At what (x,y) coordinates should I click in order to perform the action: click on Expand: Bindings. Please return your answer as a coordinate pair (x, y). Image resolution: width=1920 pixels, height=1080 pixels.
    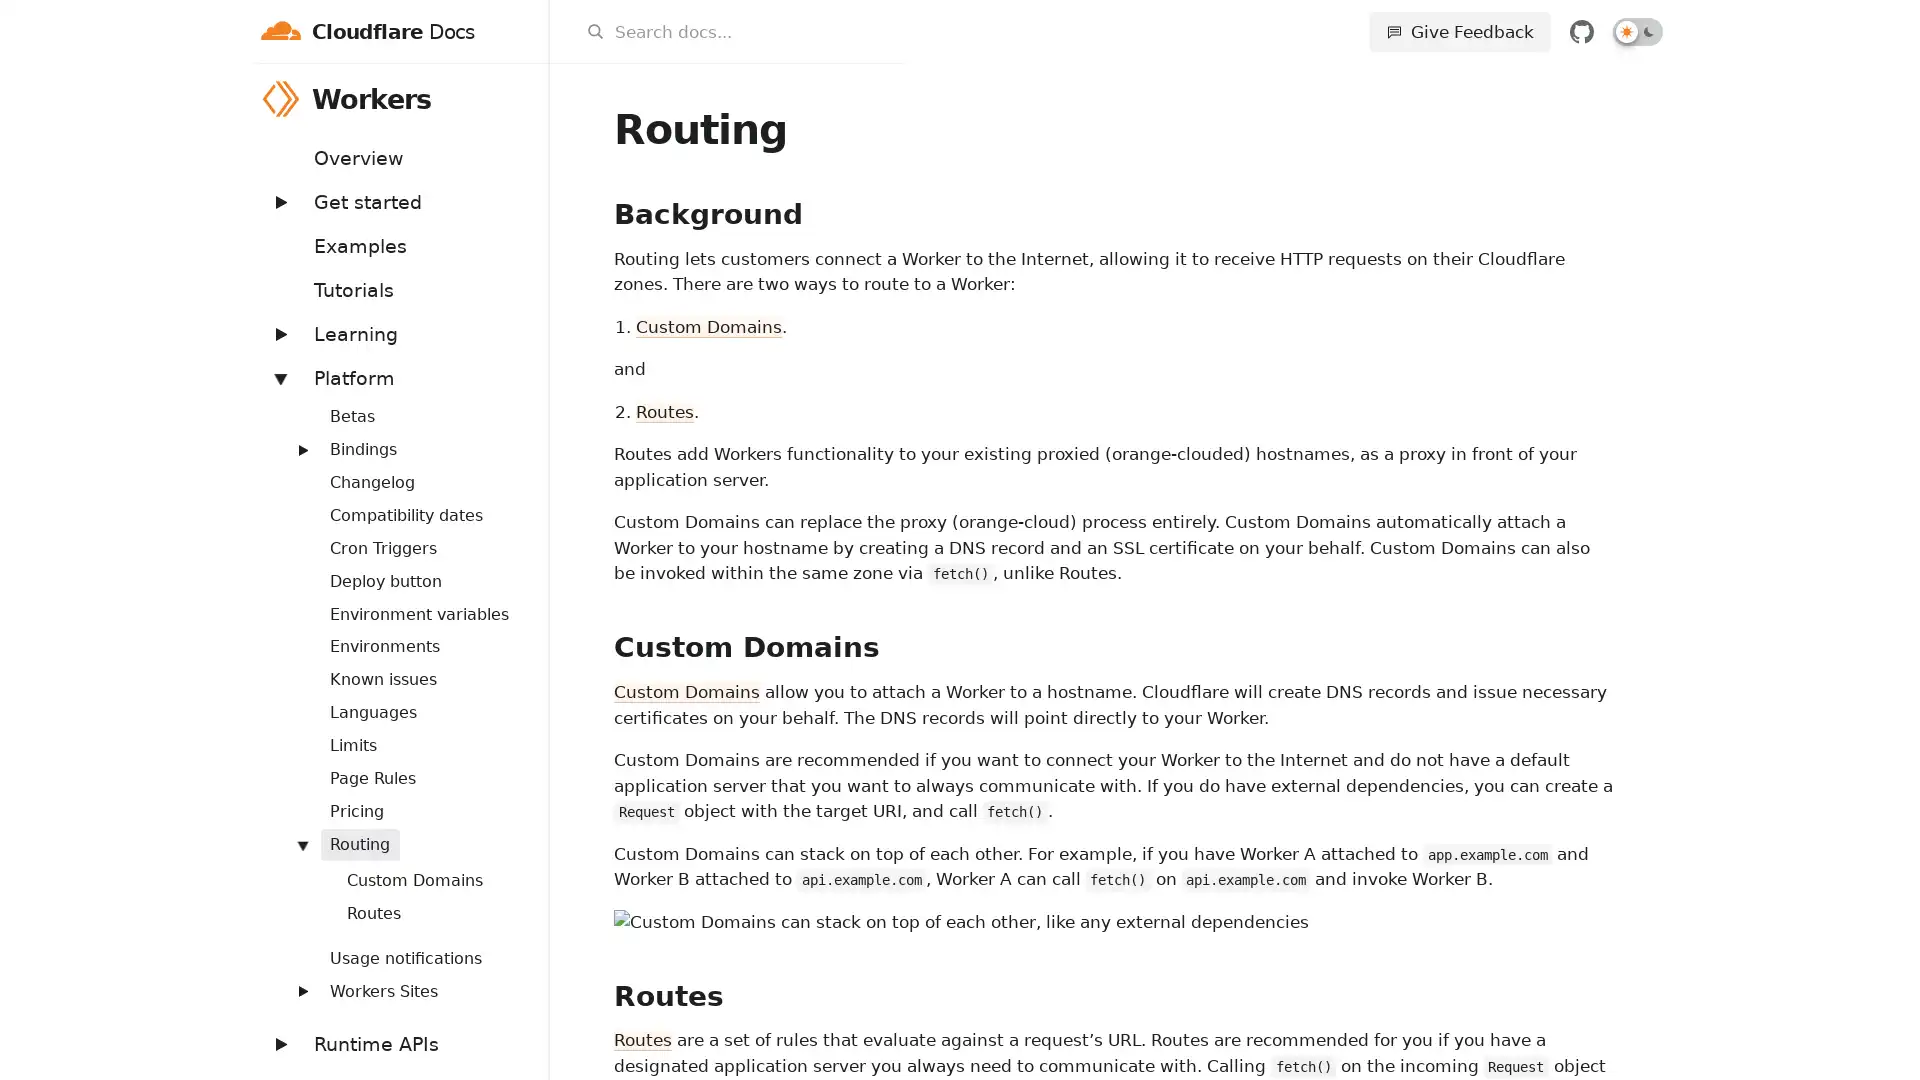
    Looking at the image, I should click on (301, 447).